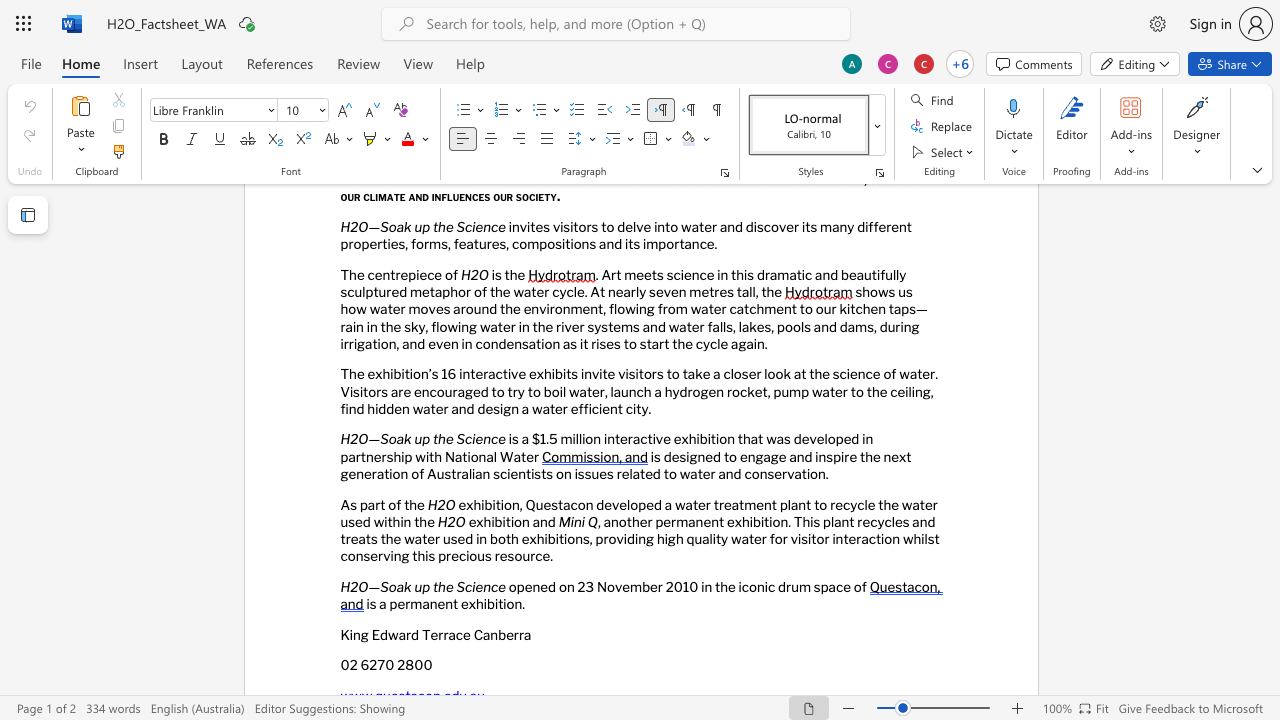 This screenshot has height=720, width=1280. What do you see at coordinates (493, 603) in the screenshot?
I see `the space between the continuous character "b" and "i" in the text` at bounding box center [493, 603].